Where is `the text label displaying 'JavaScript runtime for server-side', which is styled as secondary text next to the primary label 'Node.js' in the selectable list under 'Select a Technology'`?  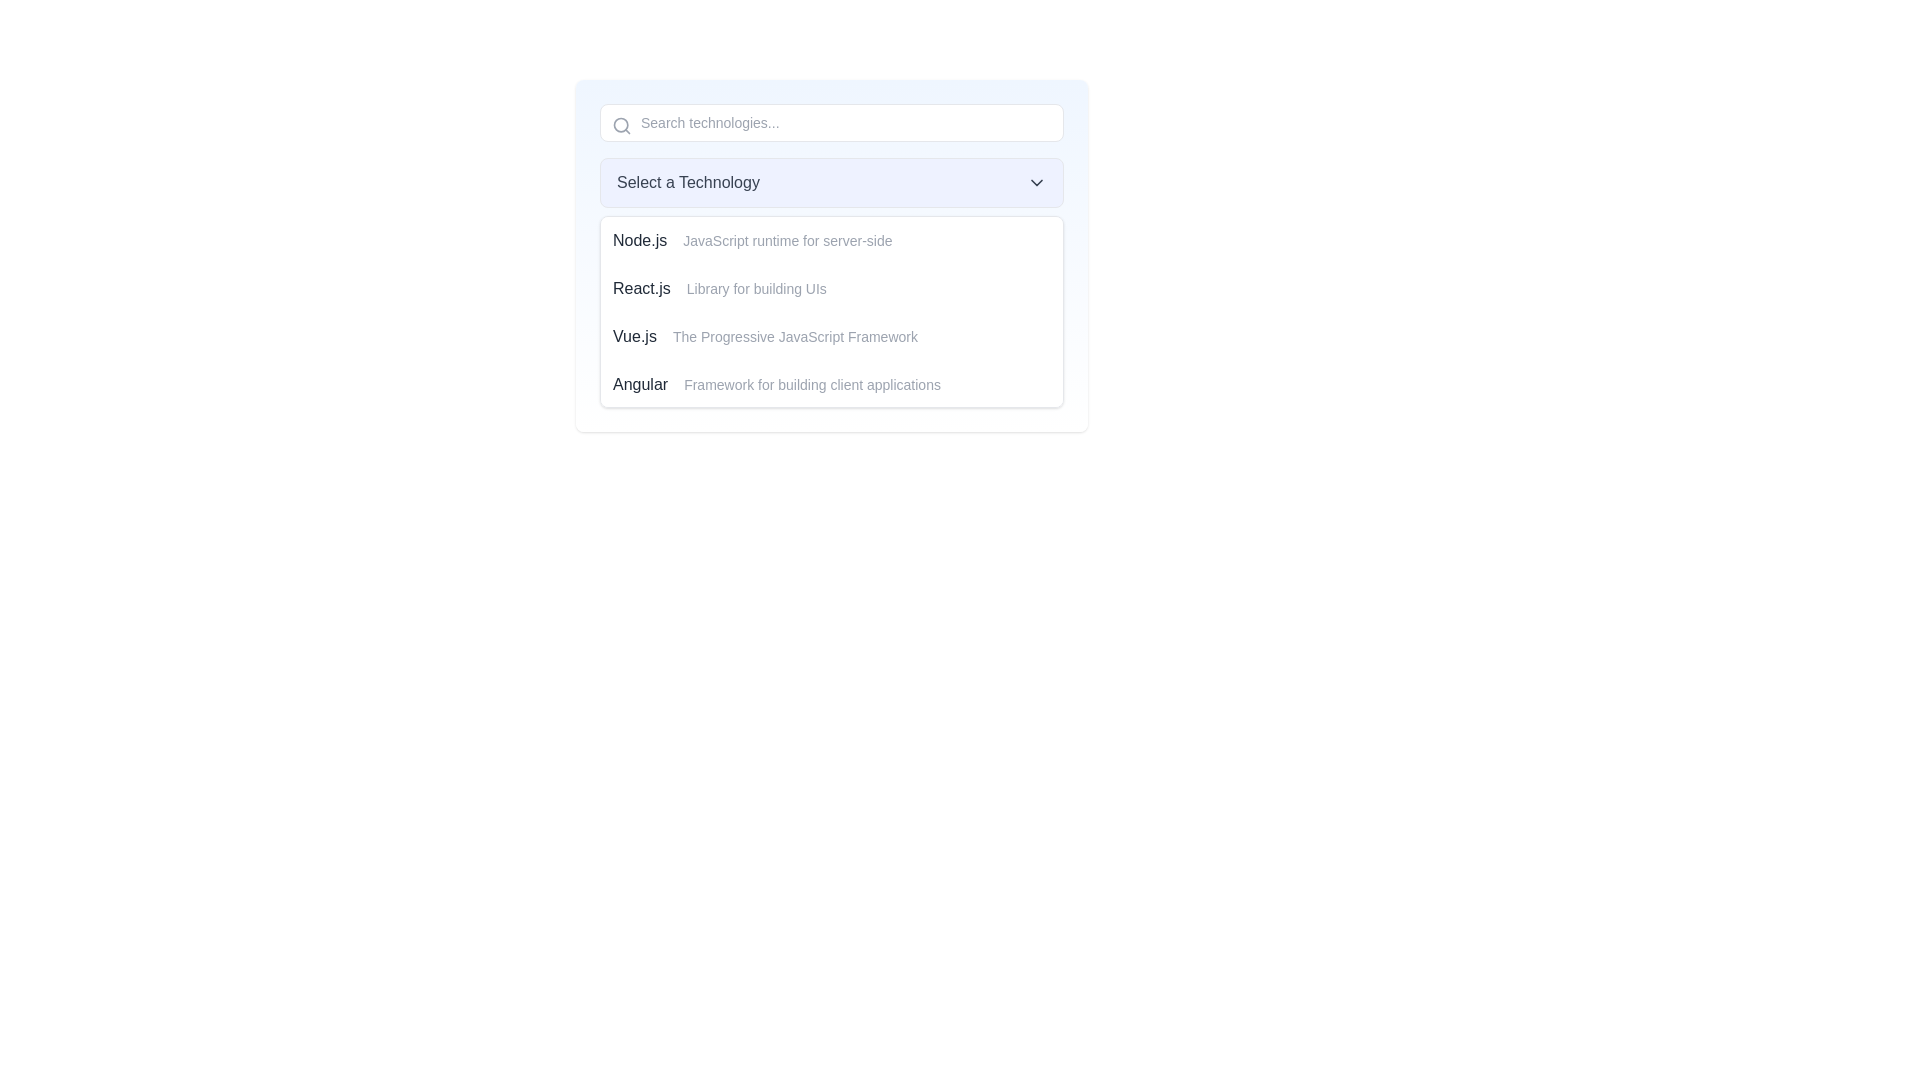
the text label displaying 'JavaScript runtime for server-side', which is styled as secondary text next to the primary label 'Node.js' in the selectable list under 'Select a Technology' is located at coordinates (786, 239).